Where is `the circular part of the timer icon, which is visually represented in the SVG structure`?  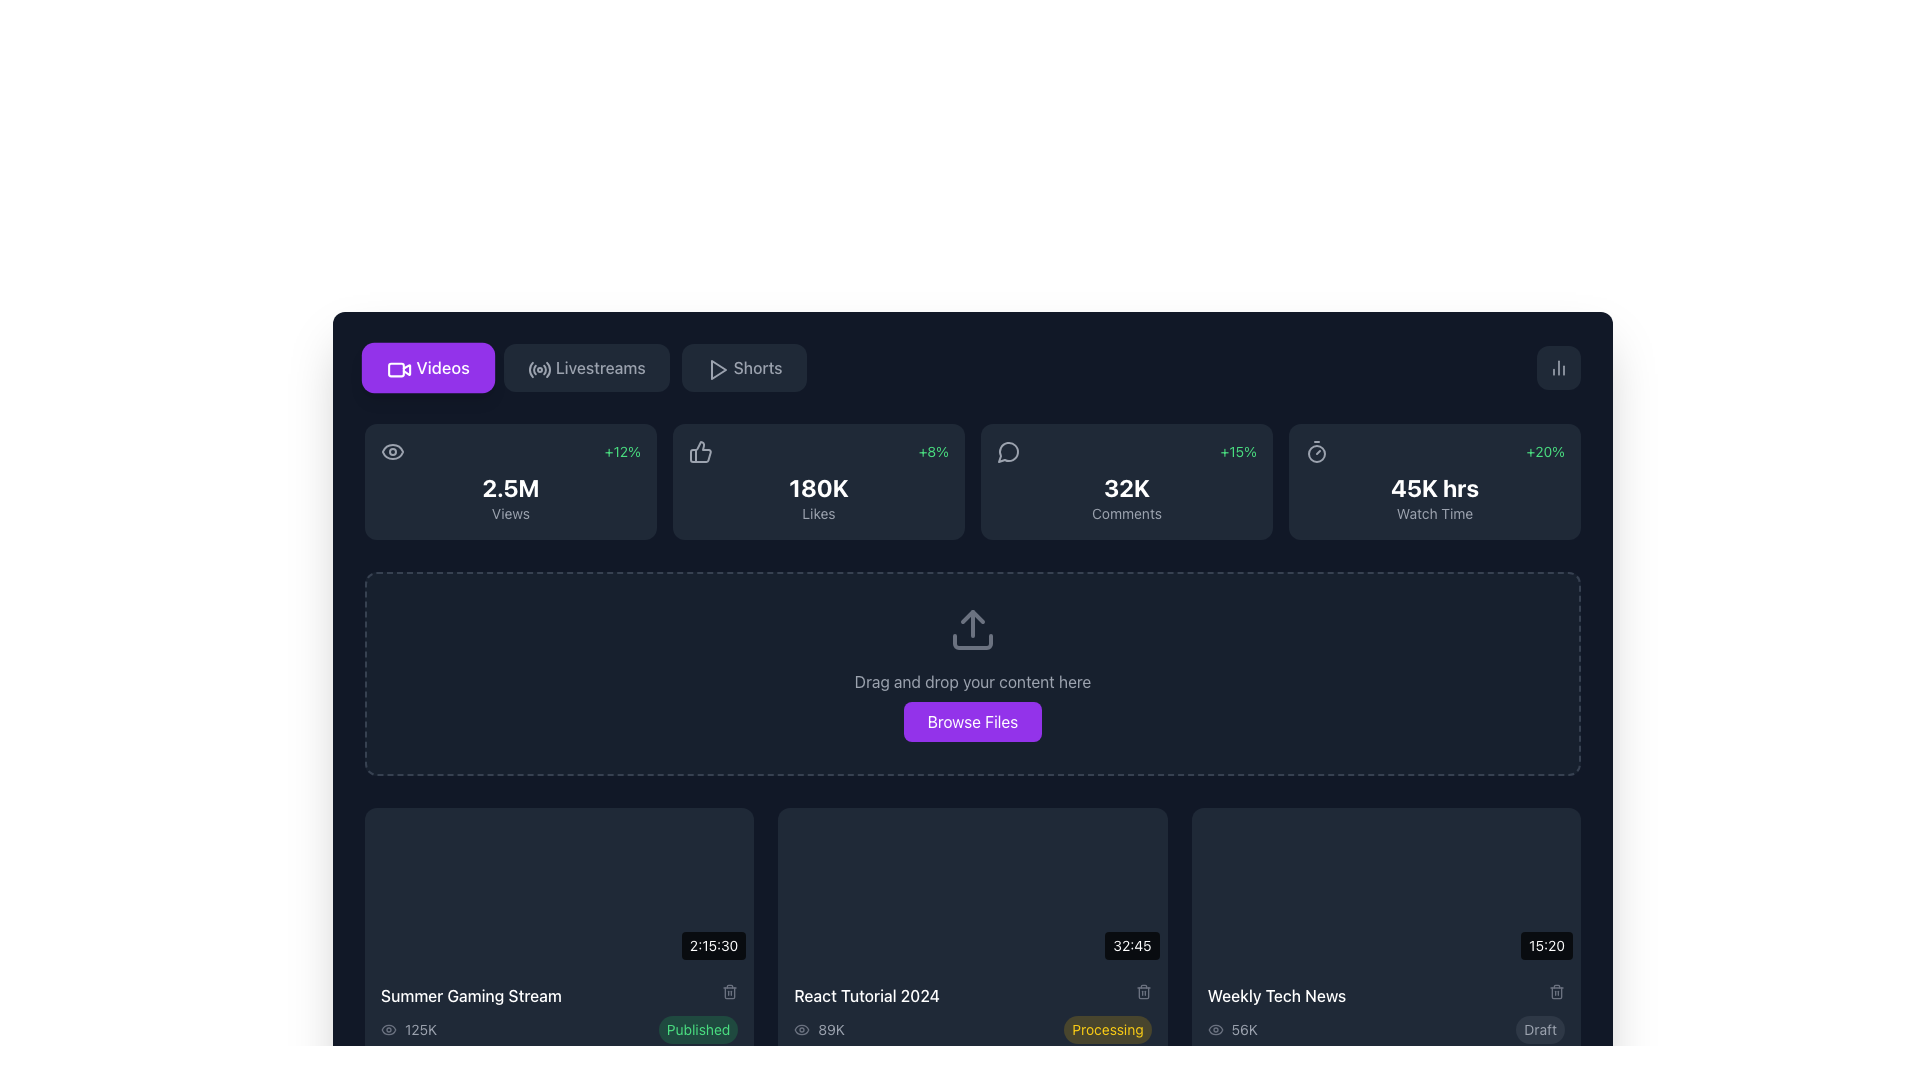 the circular part of the timer icon, which is visually represented in the SVG structure is located at coordinates (1316, 454).